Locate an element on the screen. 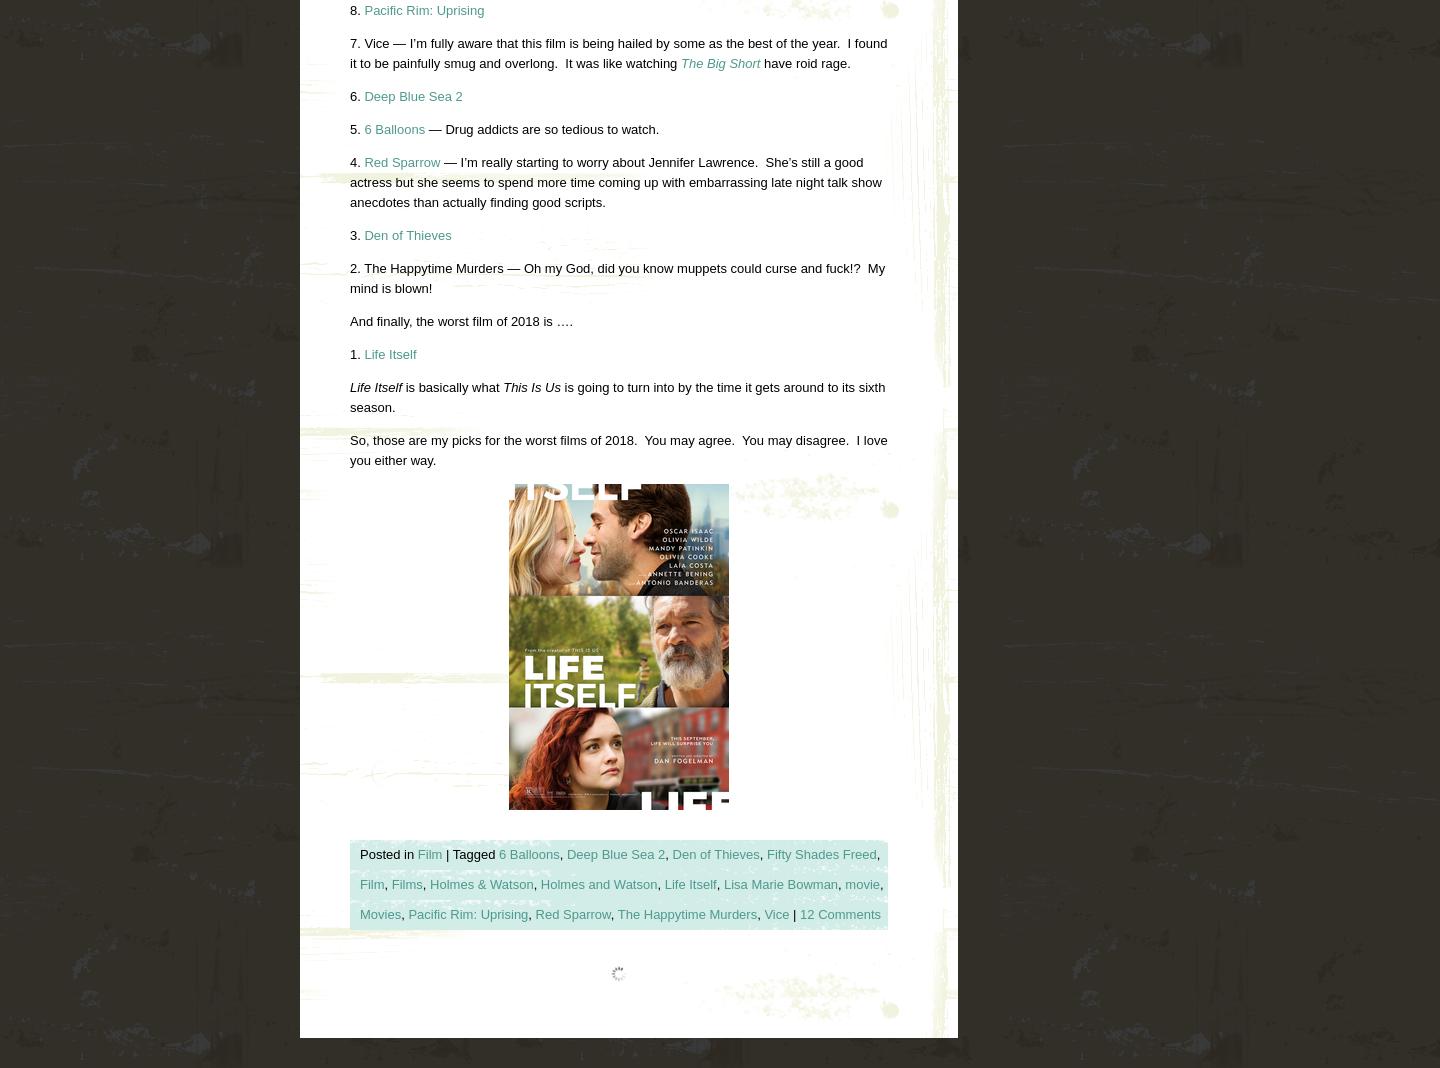  '7. Vice — I’m fully aware that this film is being hailed by some as the best of the year.  I found it to be painfully smug and overlong.  It was like watching' is located at coordinates (617, 51).